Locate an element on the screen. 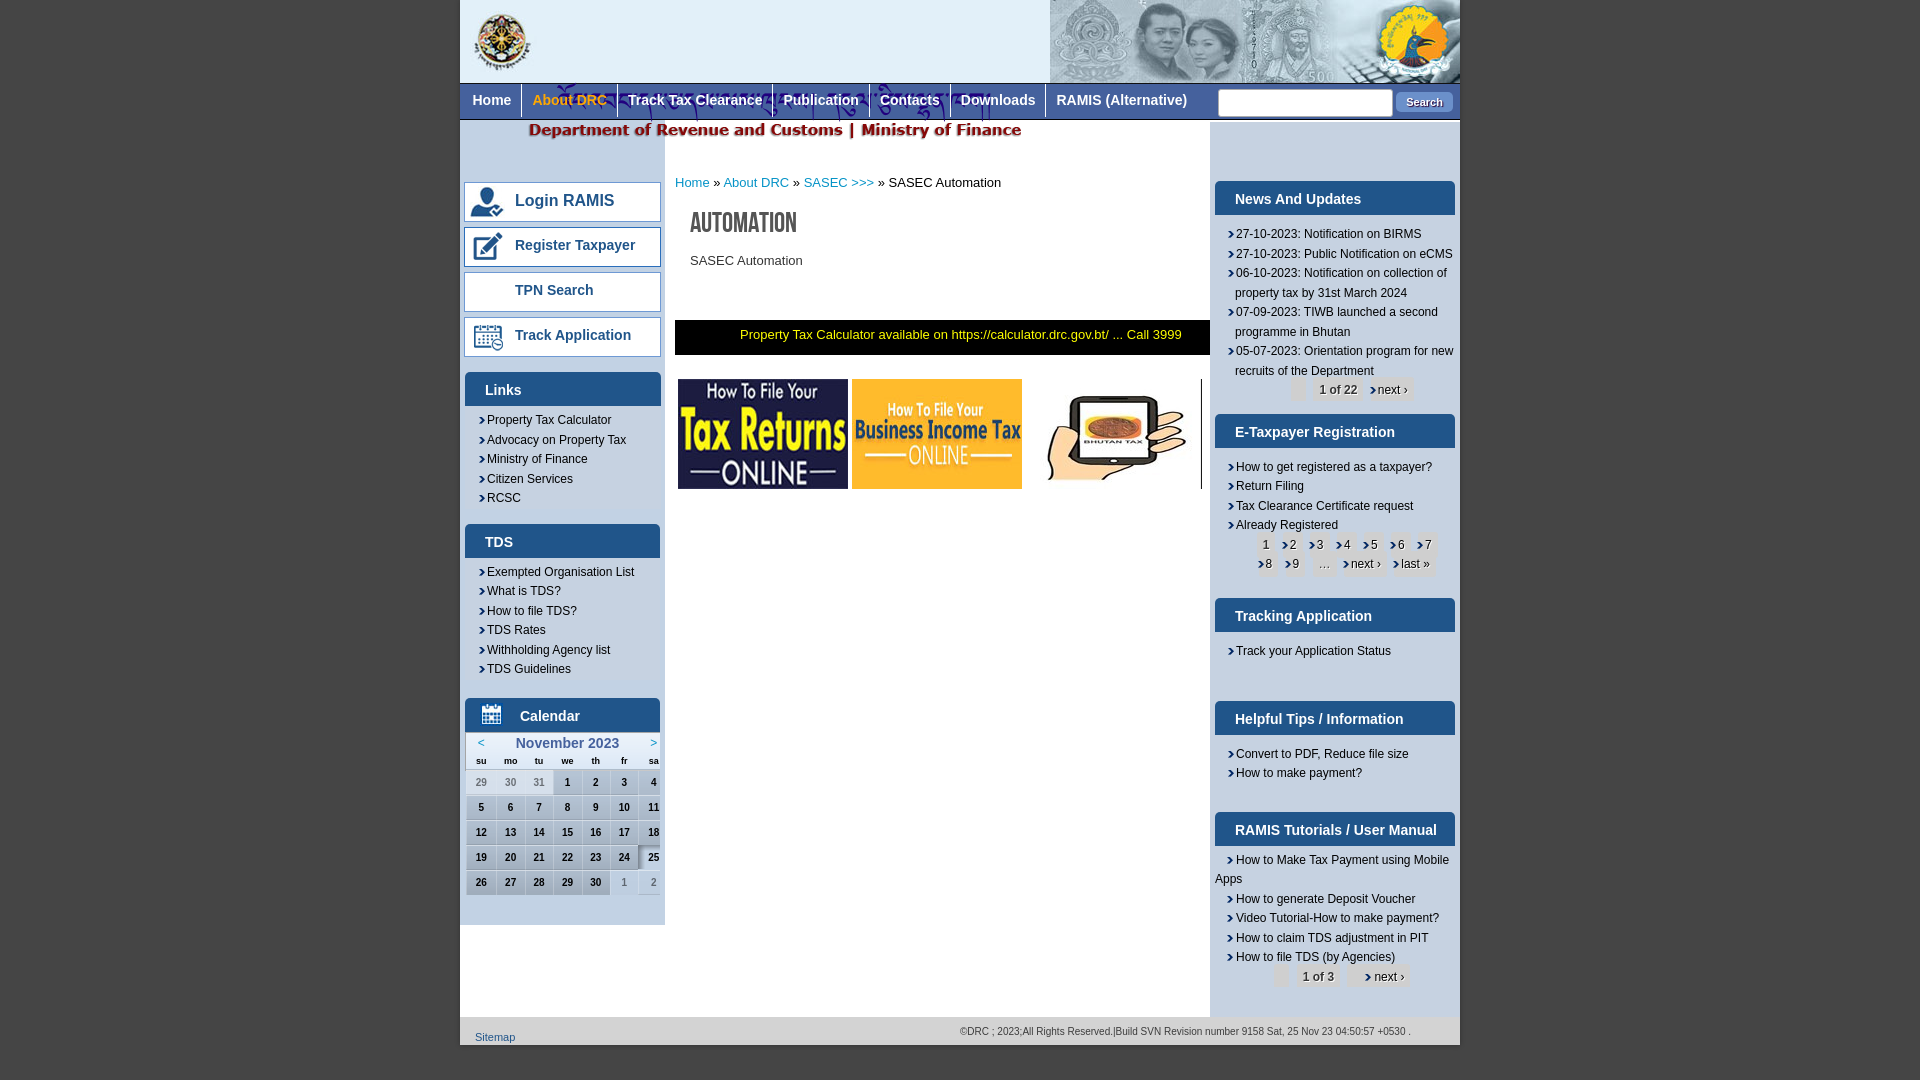  '8' is located at coordinates (1263, 563).